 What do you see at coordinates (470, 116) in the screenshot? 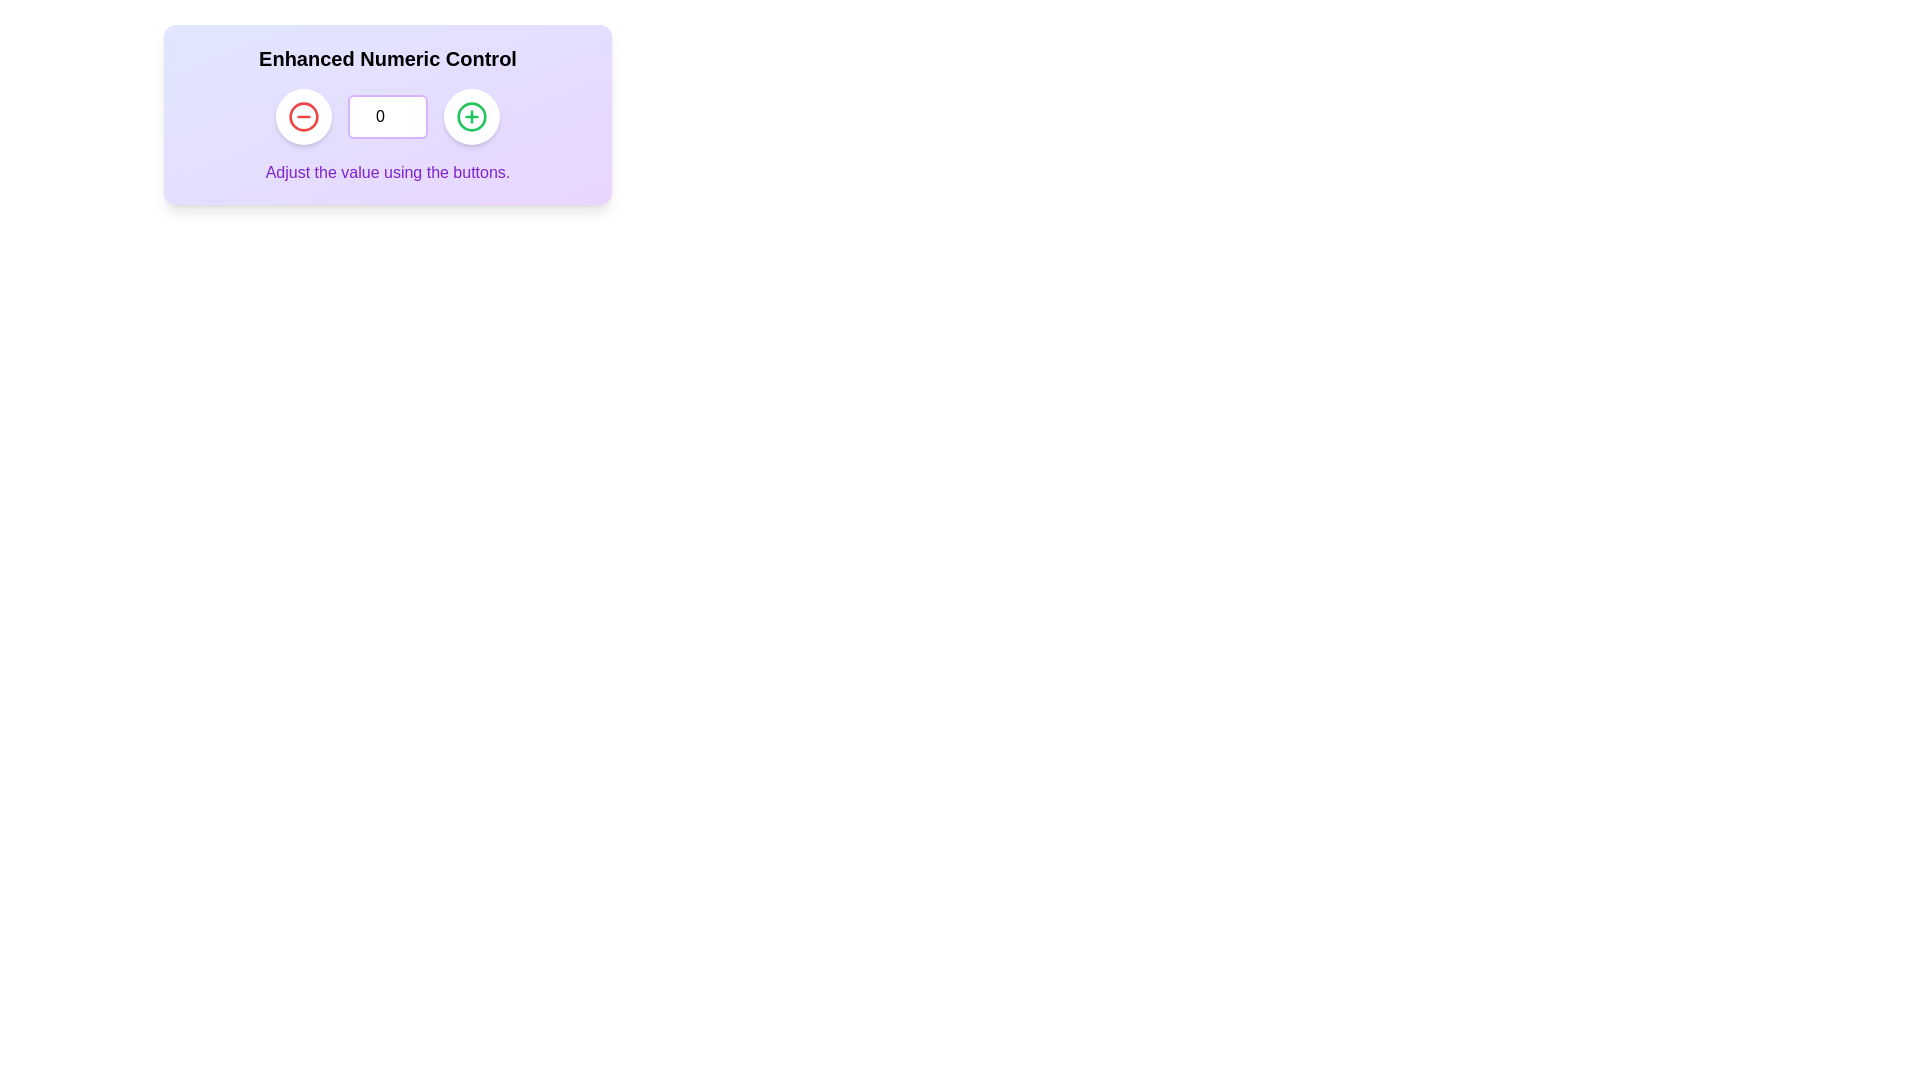
I see `the circular green increment button with a plus symbol located on the far-right side of the numeric control interface to increment the value` at bounding box center [470, 116].